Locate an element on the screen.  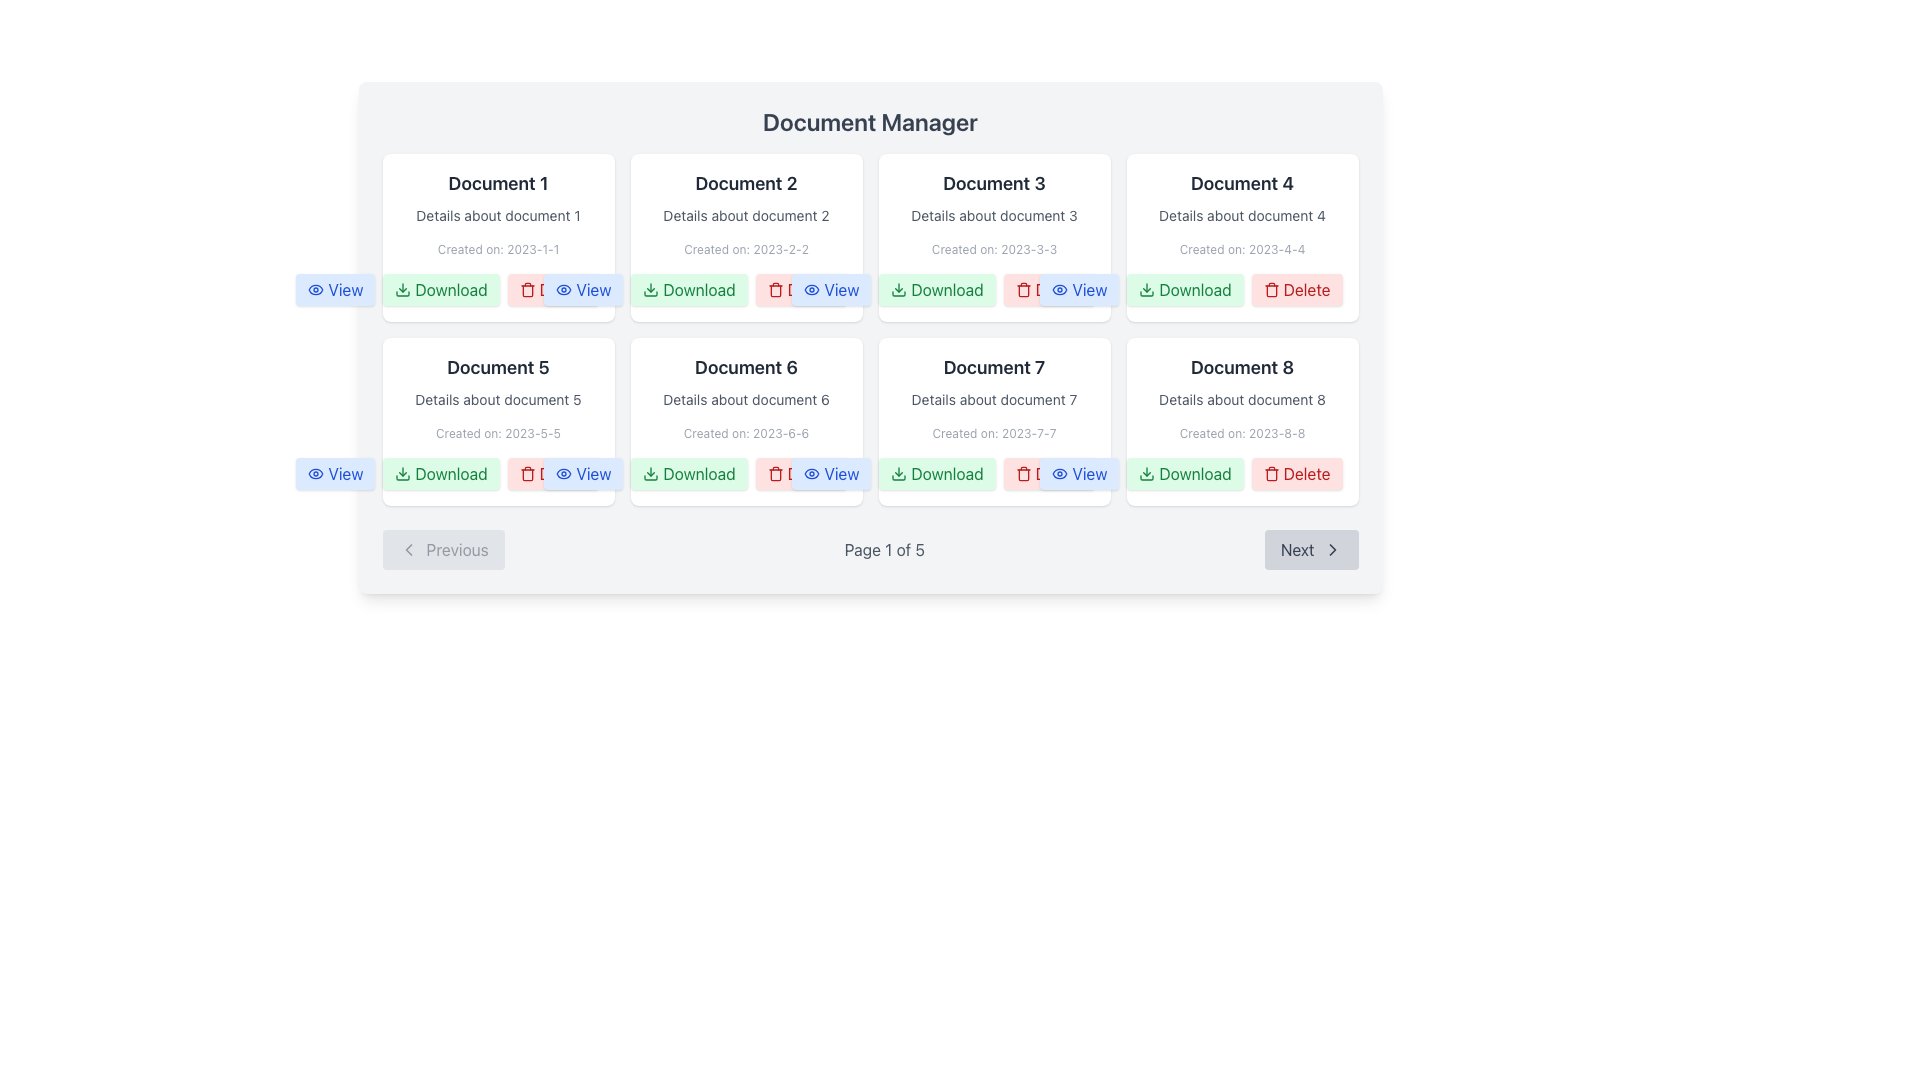
the 'View' button, which is visually represented by an eye icon, located below 'Document 5' with a blue background and rounded corners is located at coordinates (563, 474).